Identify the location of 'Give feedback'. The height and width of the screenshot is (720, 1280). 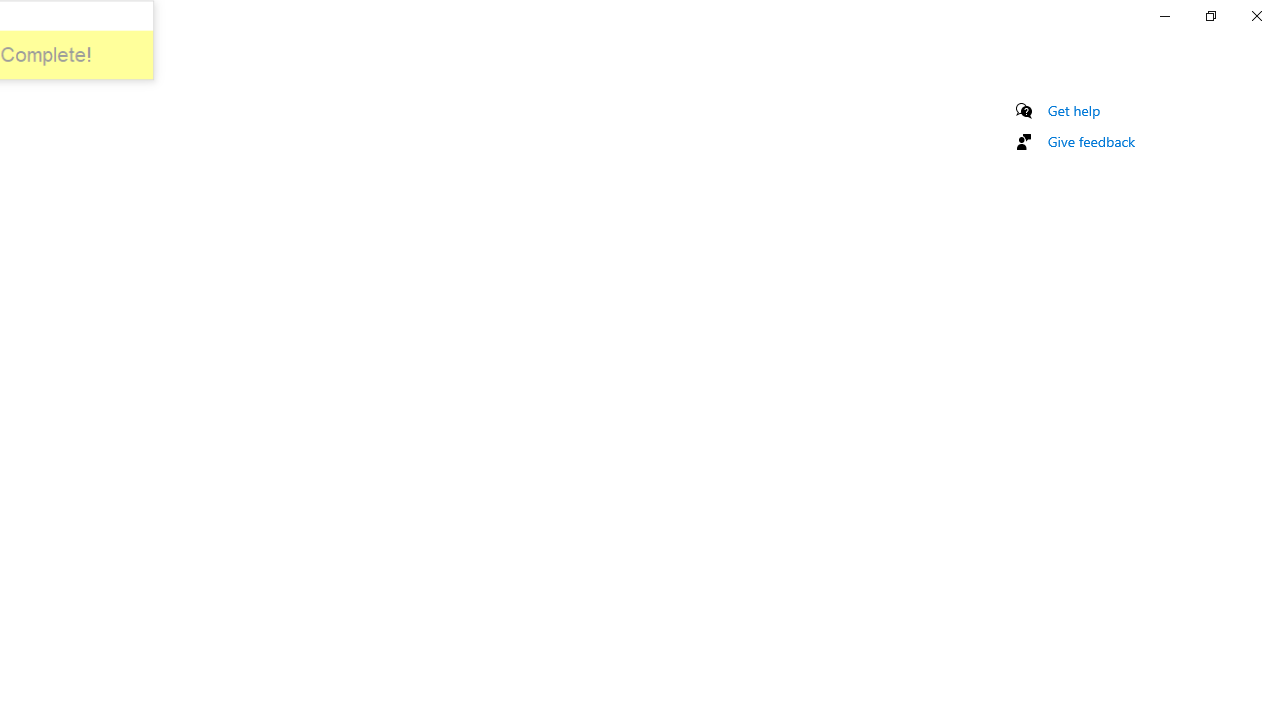
(1090, 140).